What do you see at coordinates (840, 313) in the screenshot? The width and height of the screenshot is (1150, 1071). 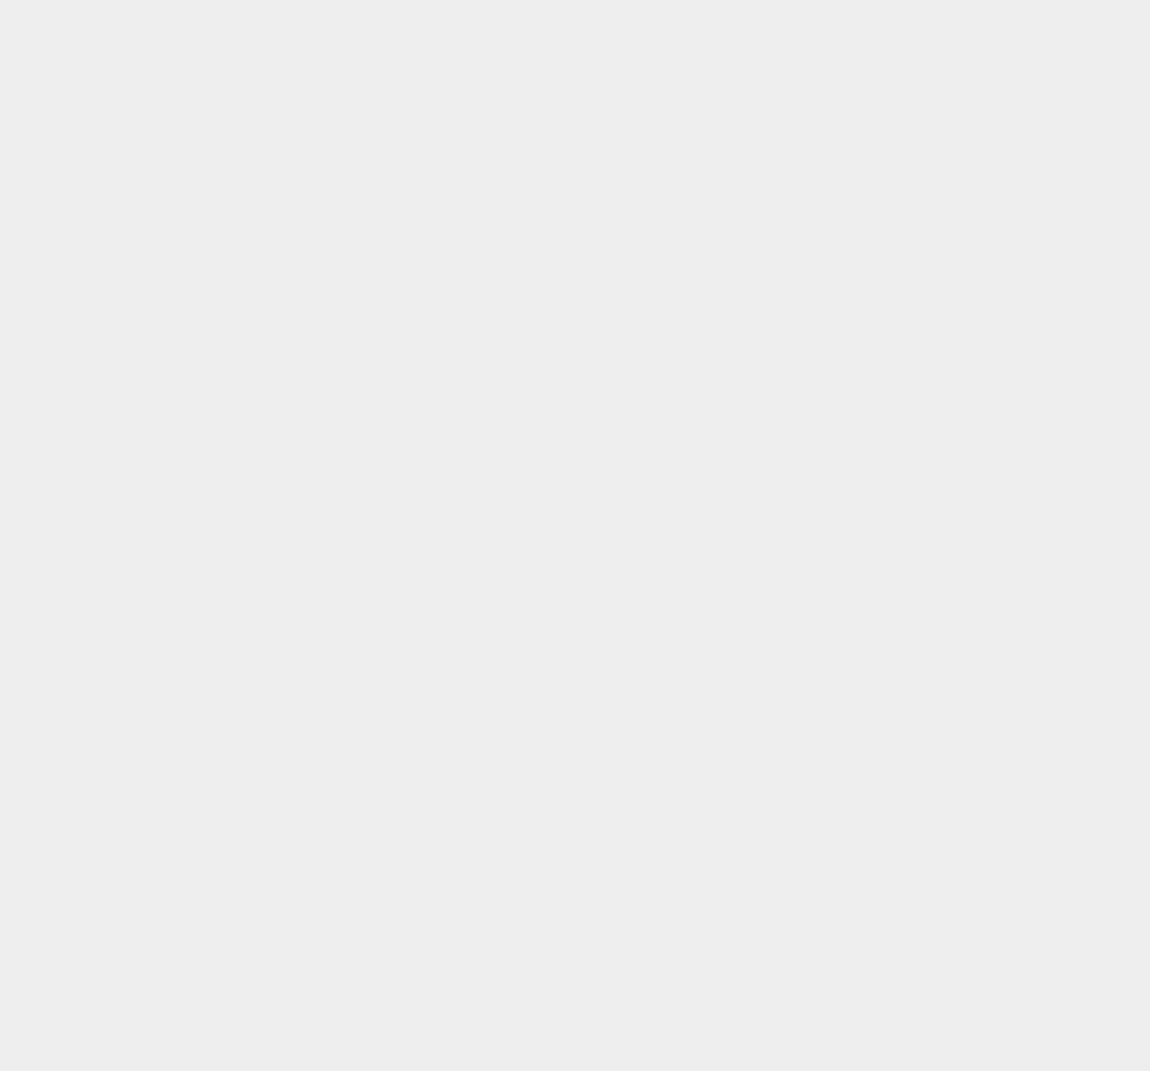 I see `'Speakers'` at bounding box center [840, 313].